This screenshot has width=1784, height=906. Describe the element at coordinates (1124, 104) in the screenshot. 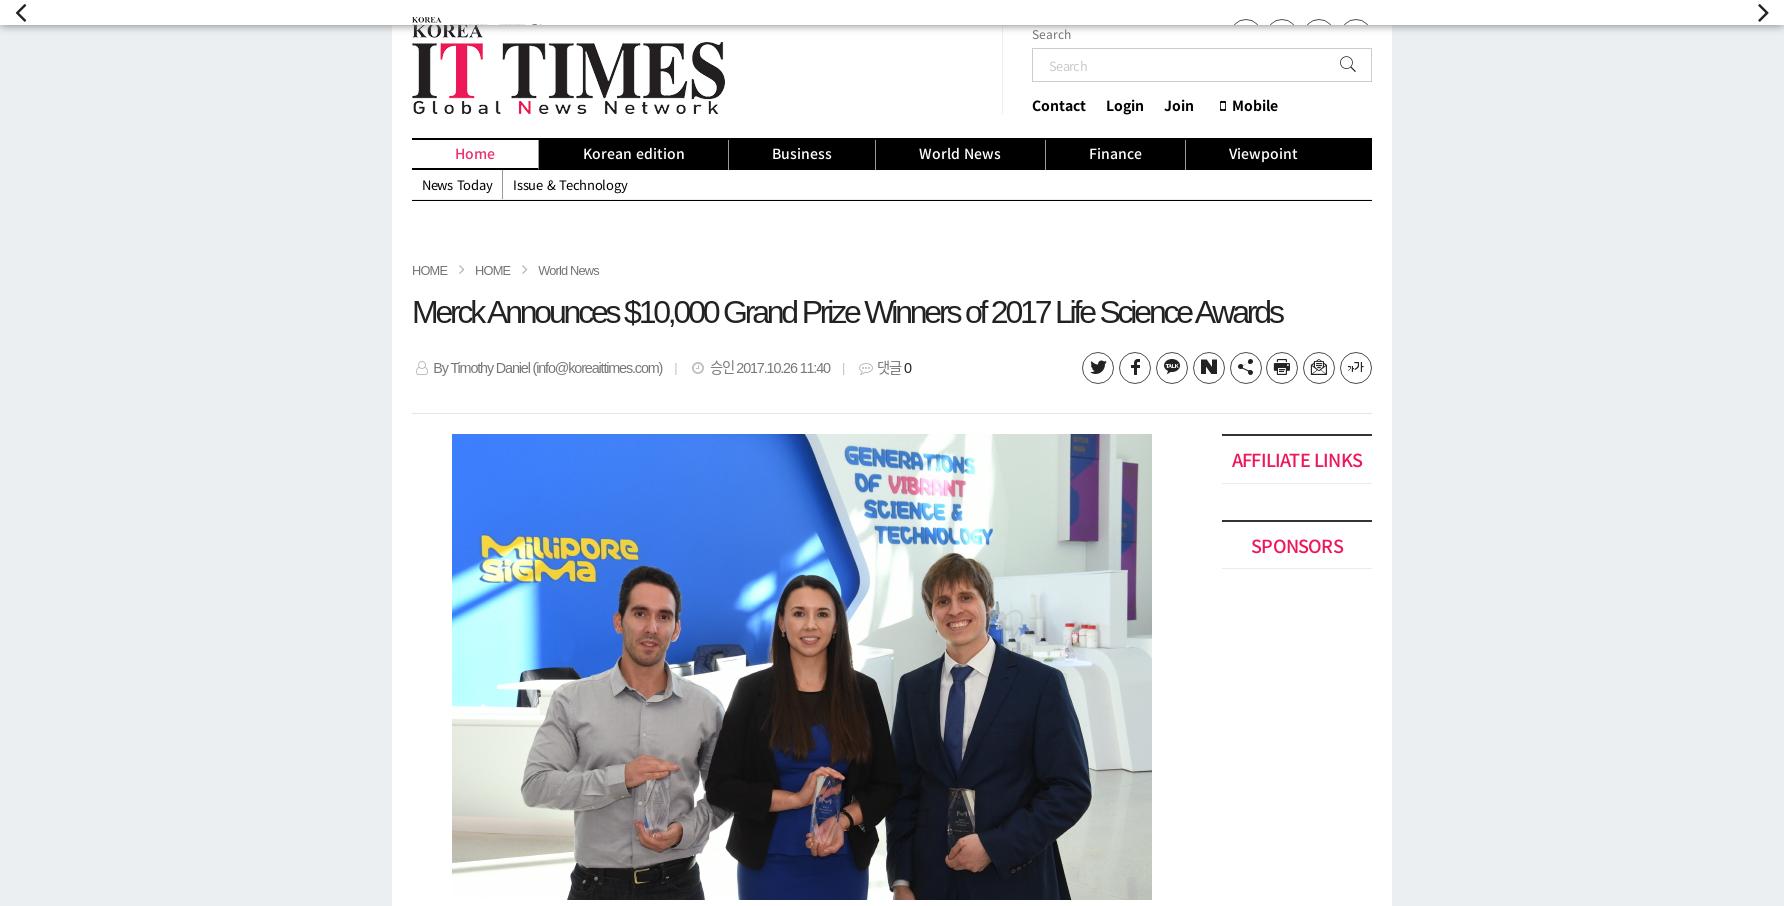

I see `'Login'` at that location.